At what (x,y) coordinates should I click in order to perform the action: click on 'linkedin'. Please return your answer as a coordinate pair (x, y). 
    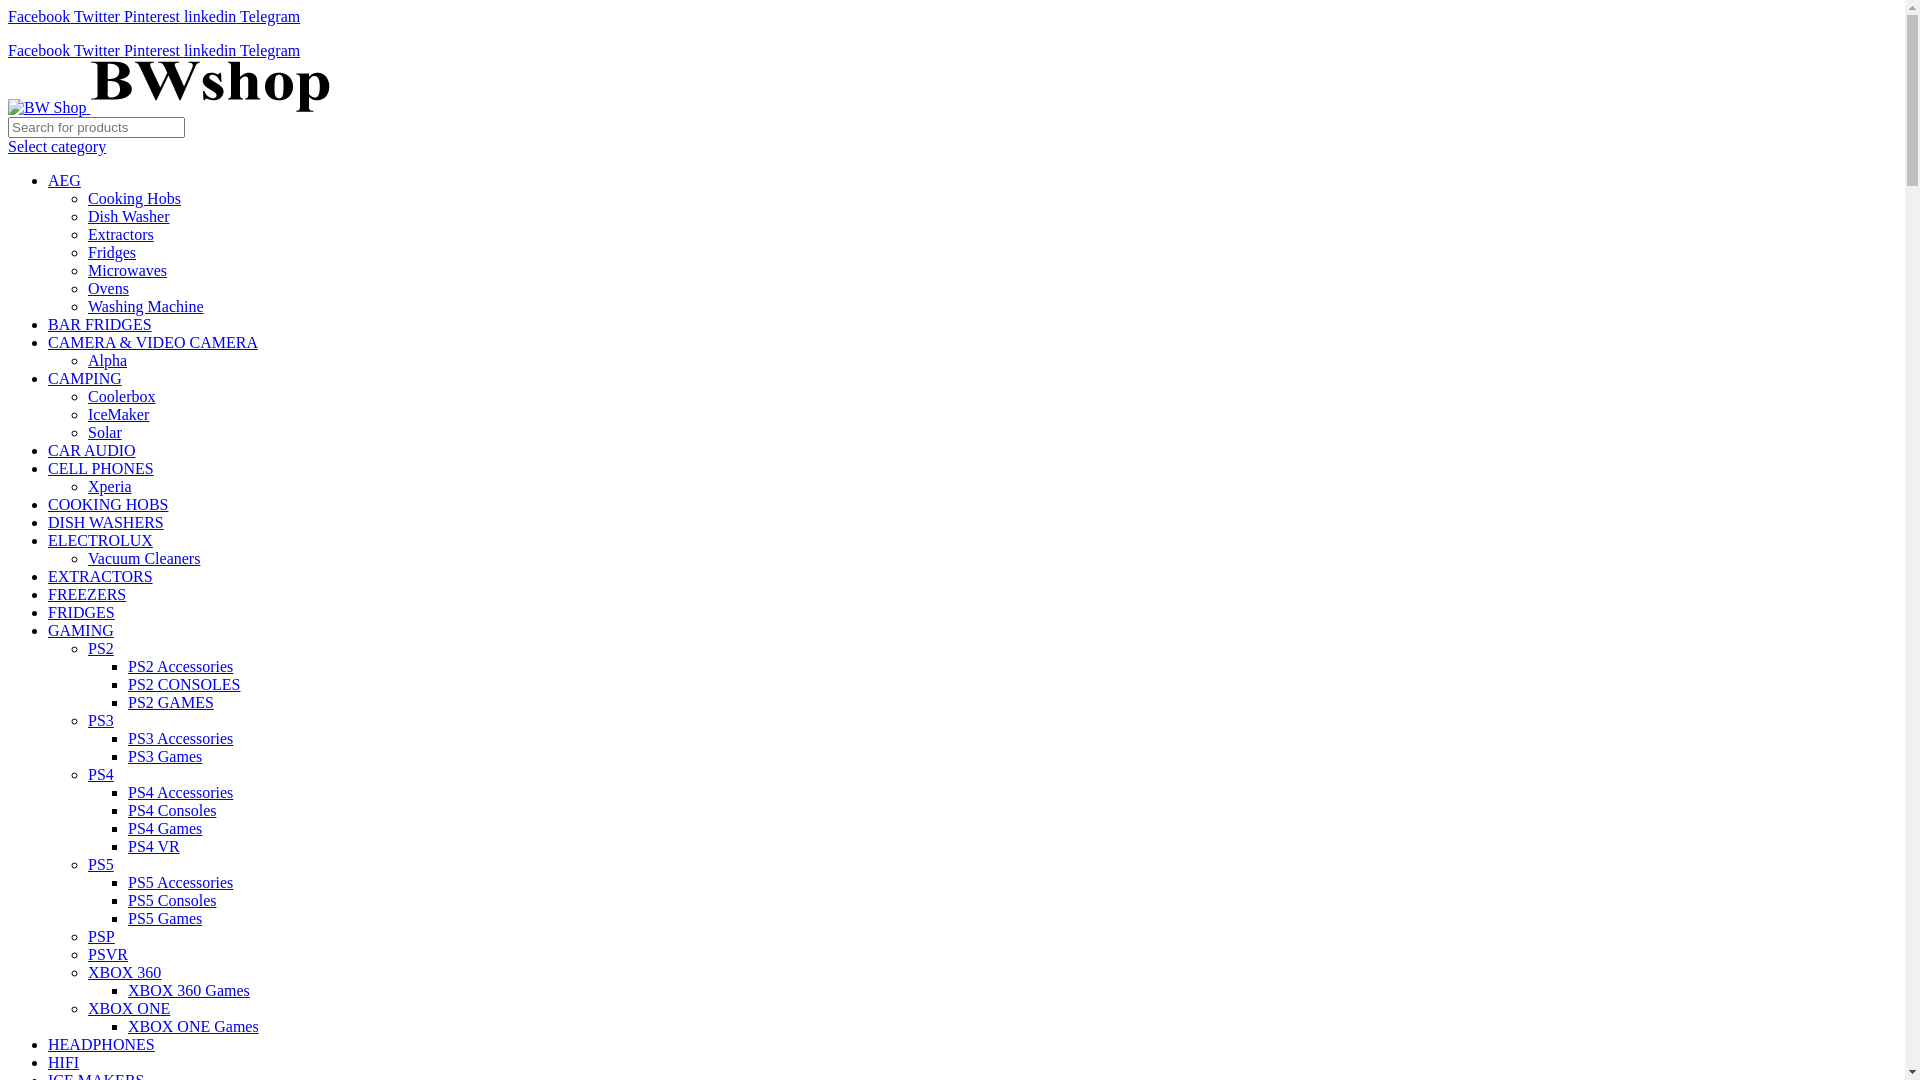
    Looking at the image, I should click on (211, 49).